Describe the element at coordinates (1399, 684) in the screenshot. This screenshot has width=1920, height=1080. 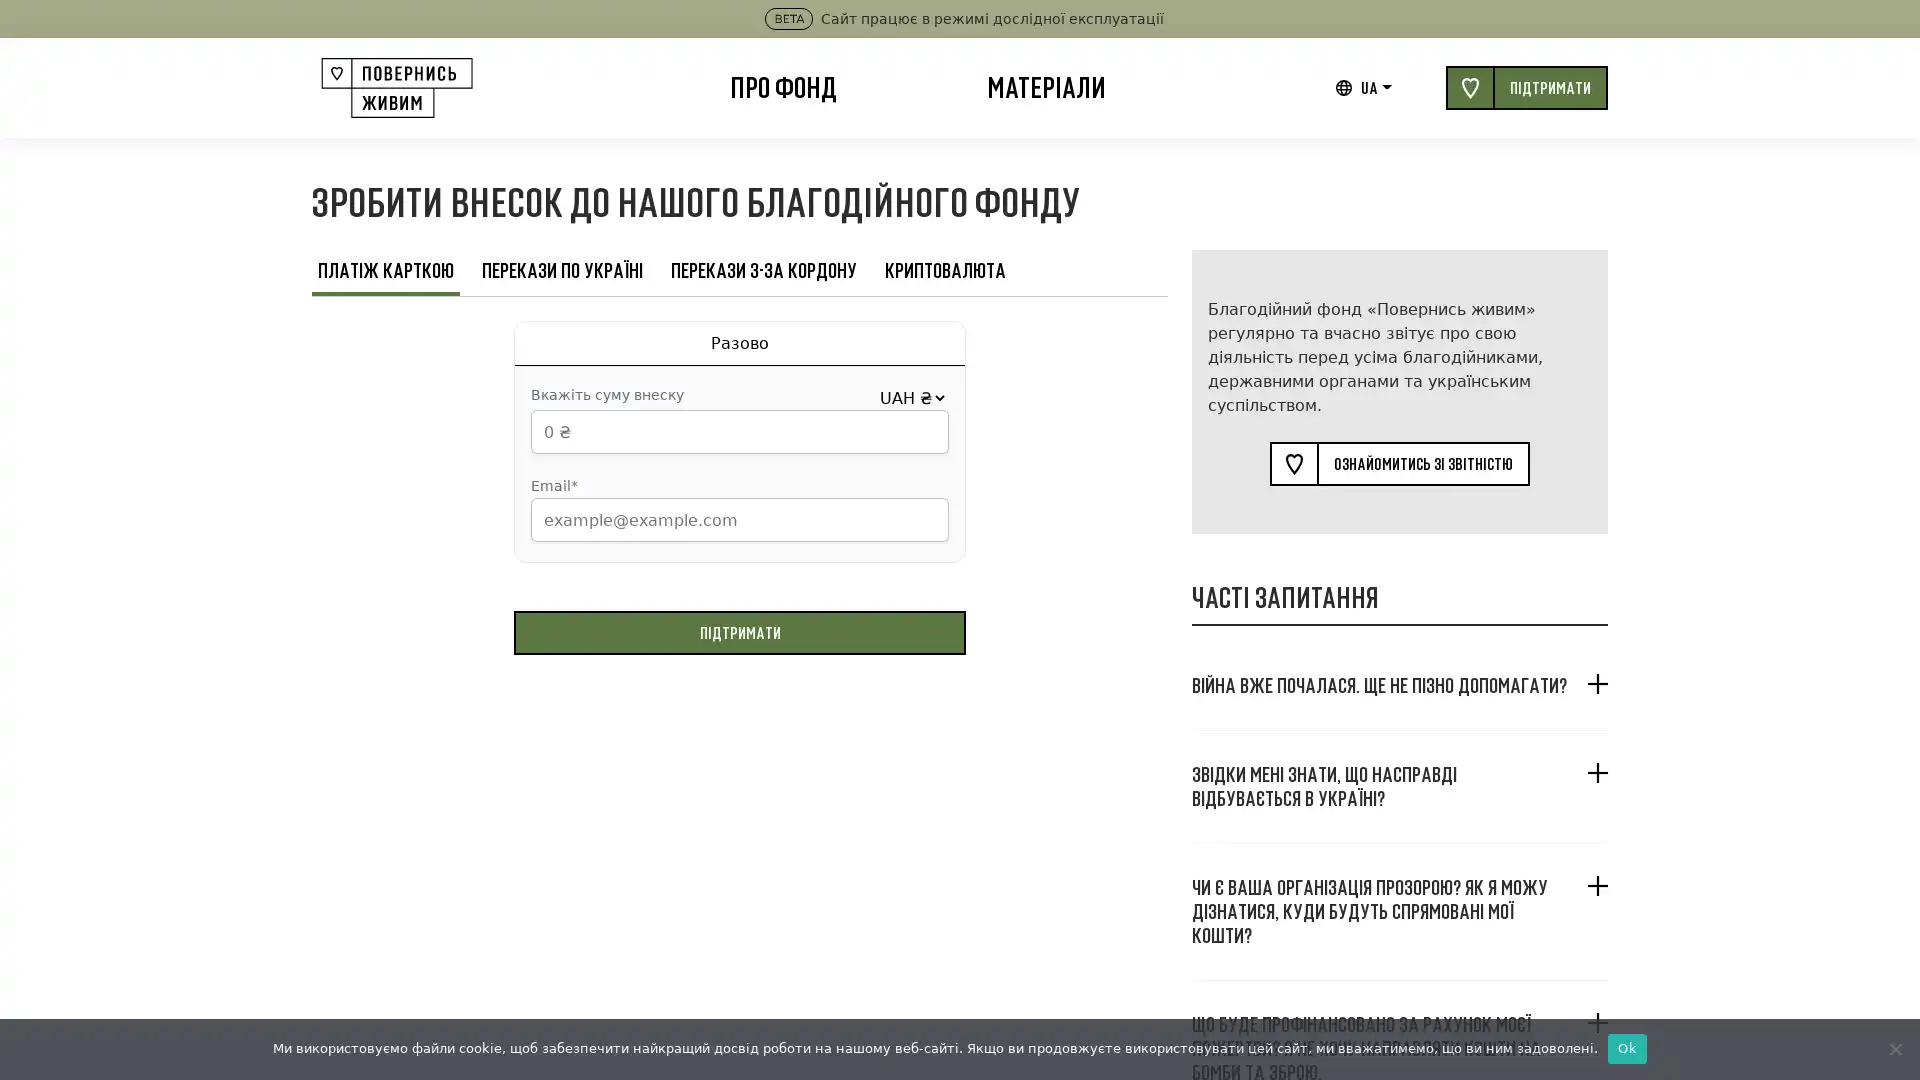
I see `.    ?` at that location.